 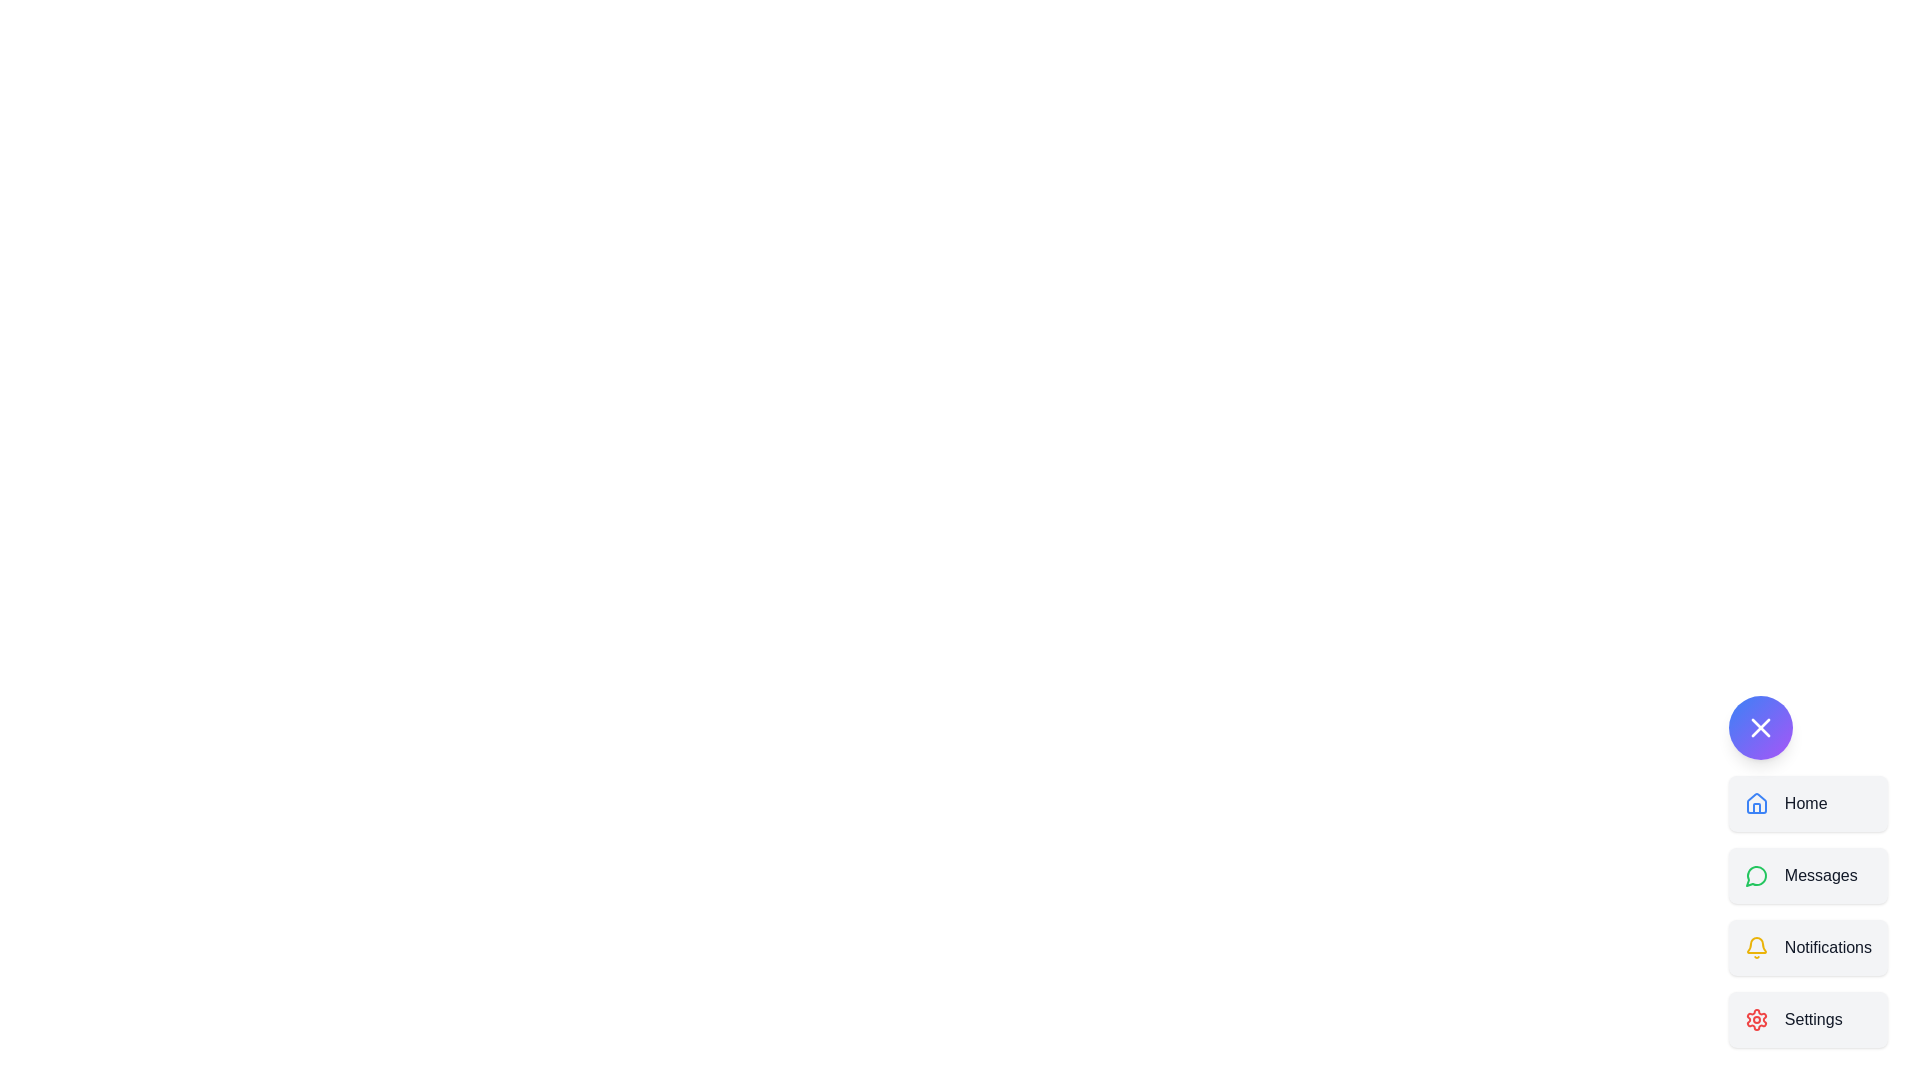 What do you see at coordinates (1755, 802) in the screenshot?
I see `the 'Home' icon located in the vertical navigation menu, positioned to the left of the 'Home' text label` at bounding box center [1755, 802].